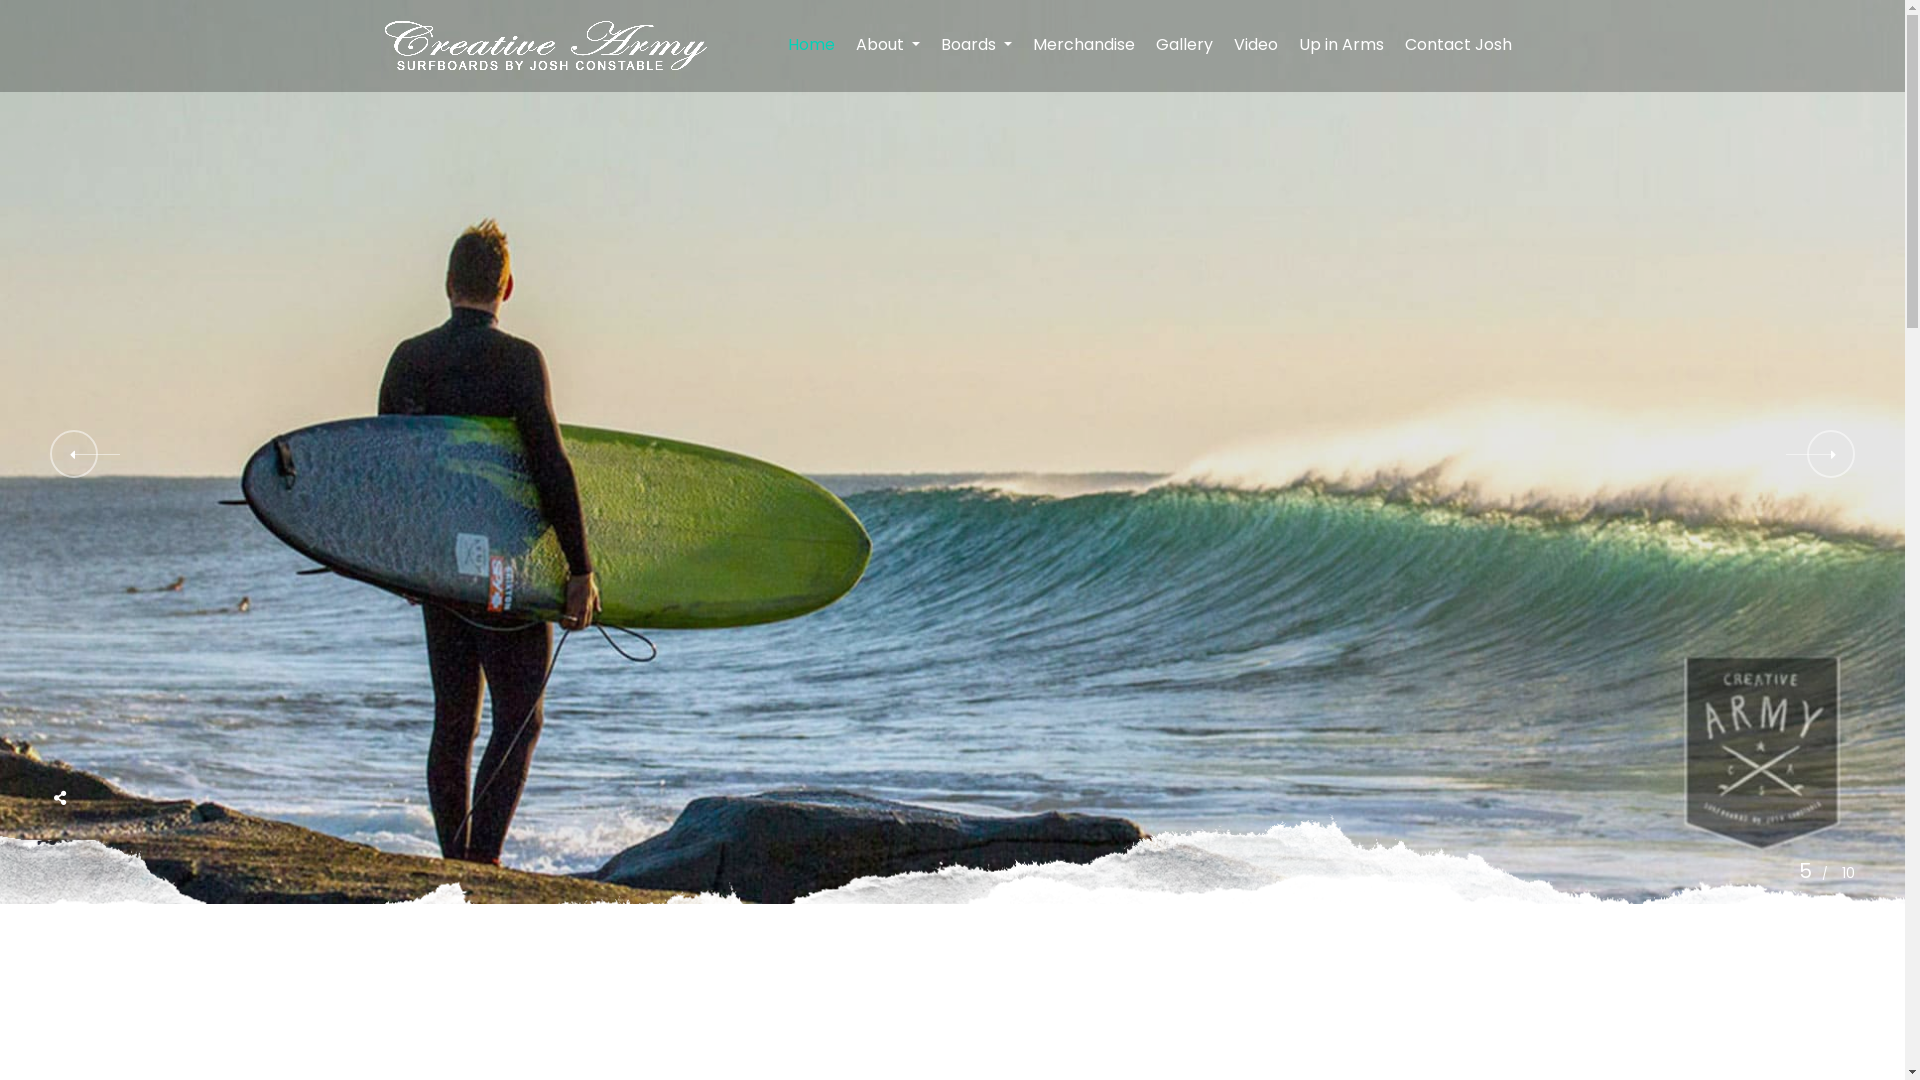 The width and height of the screenshot is (1920, 1080). What do you see at coordinates (1022, 45) in the screenshot?
I see `'Merchandise'` at bounding box center [1022, 45].